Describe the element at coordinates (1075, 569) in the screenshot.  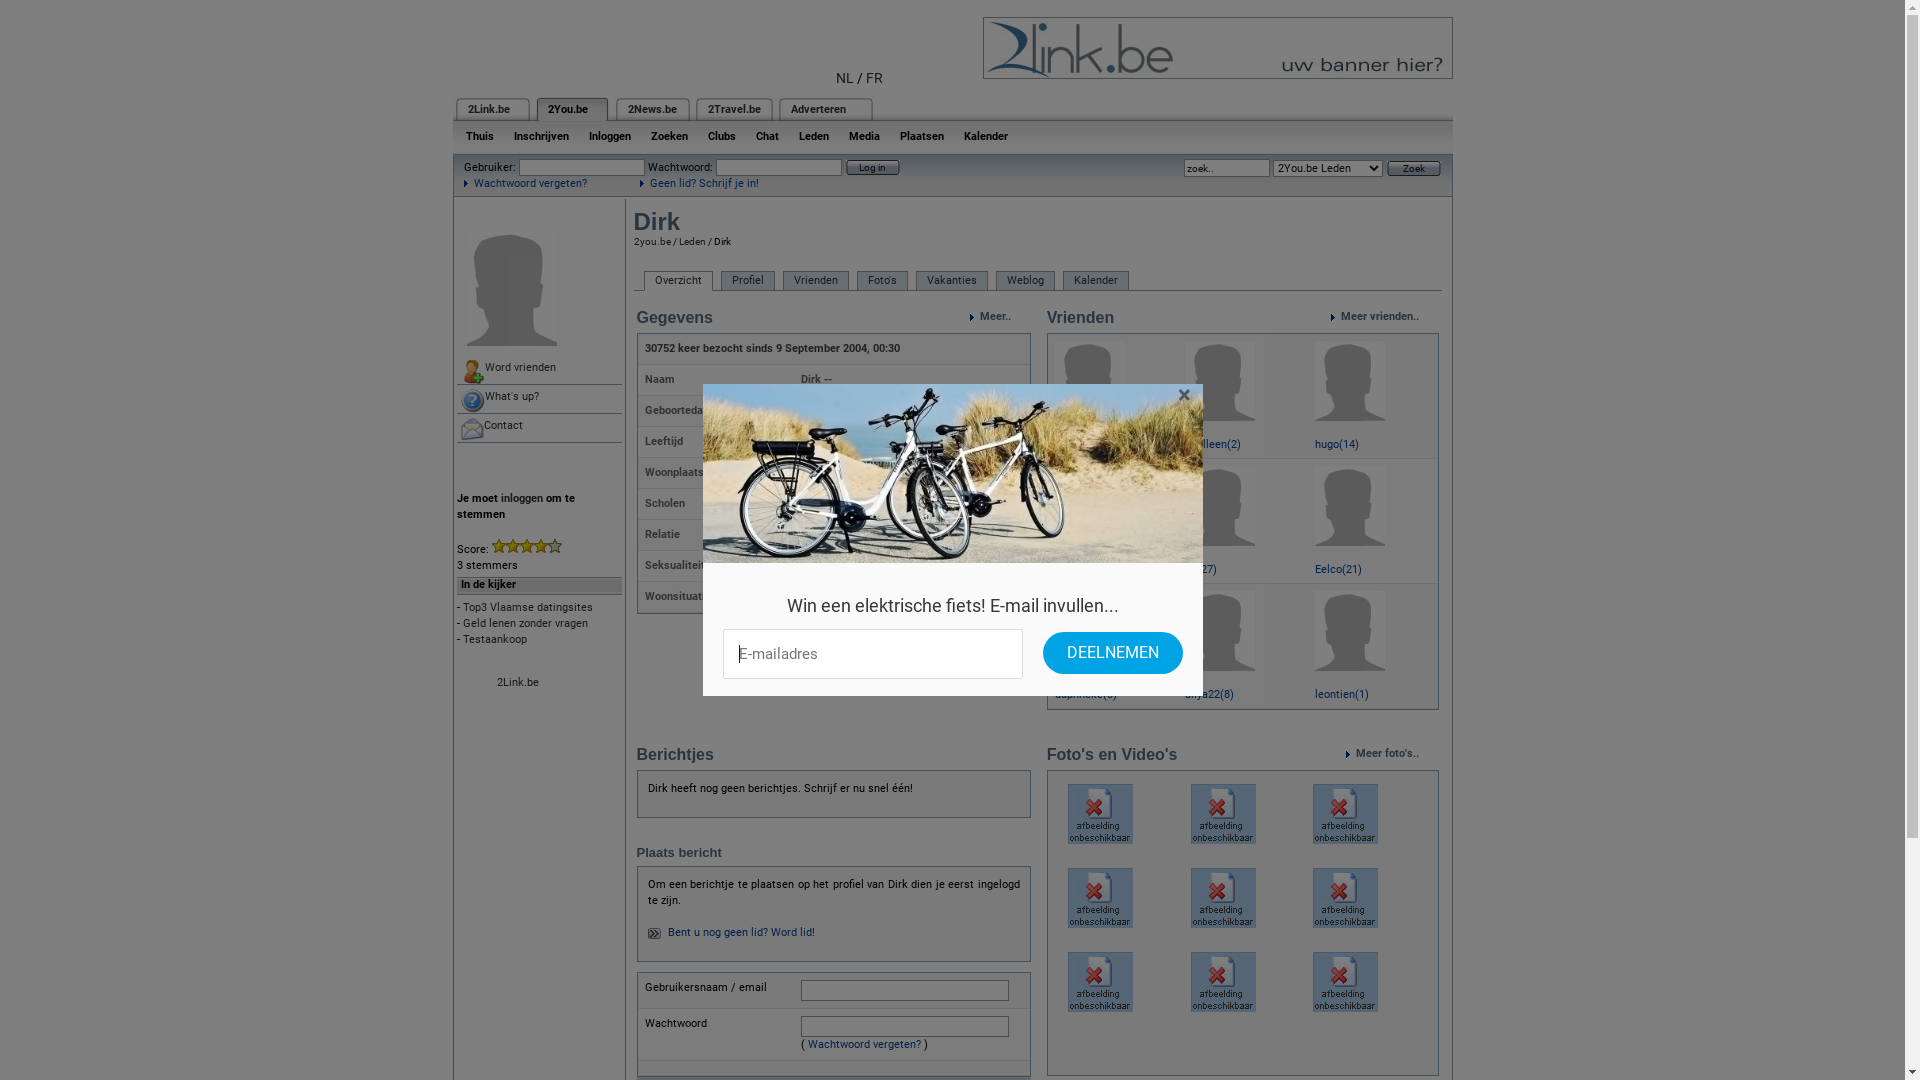
I see `'lieve(25)'` at that location.